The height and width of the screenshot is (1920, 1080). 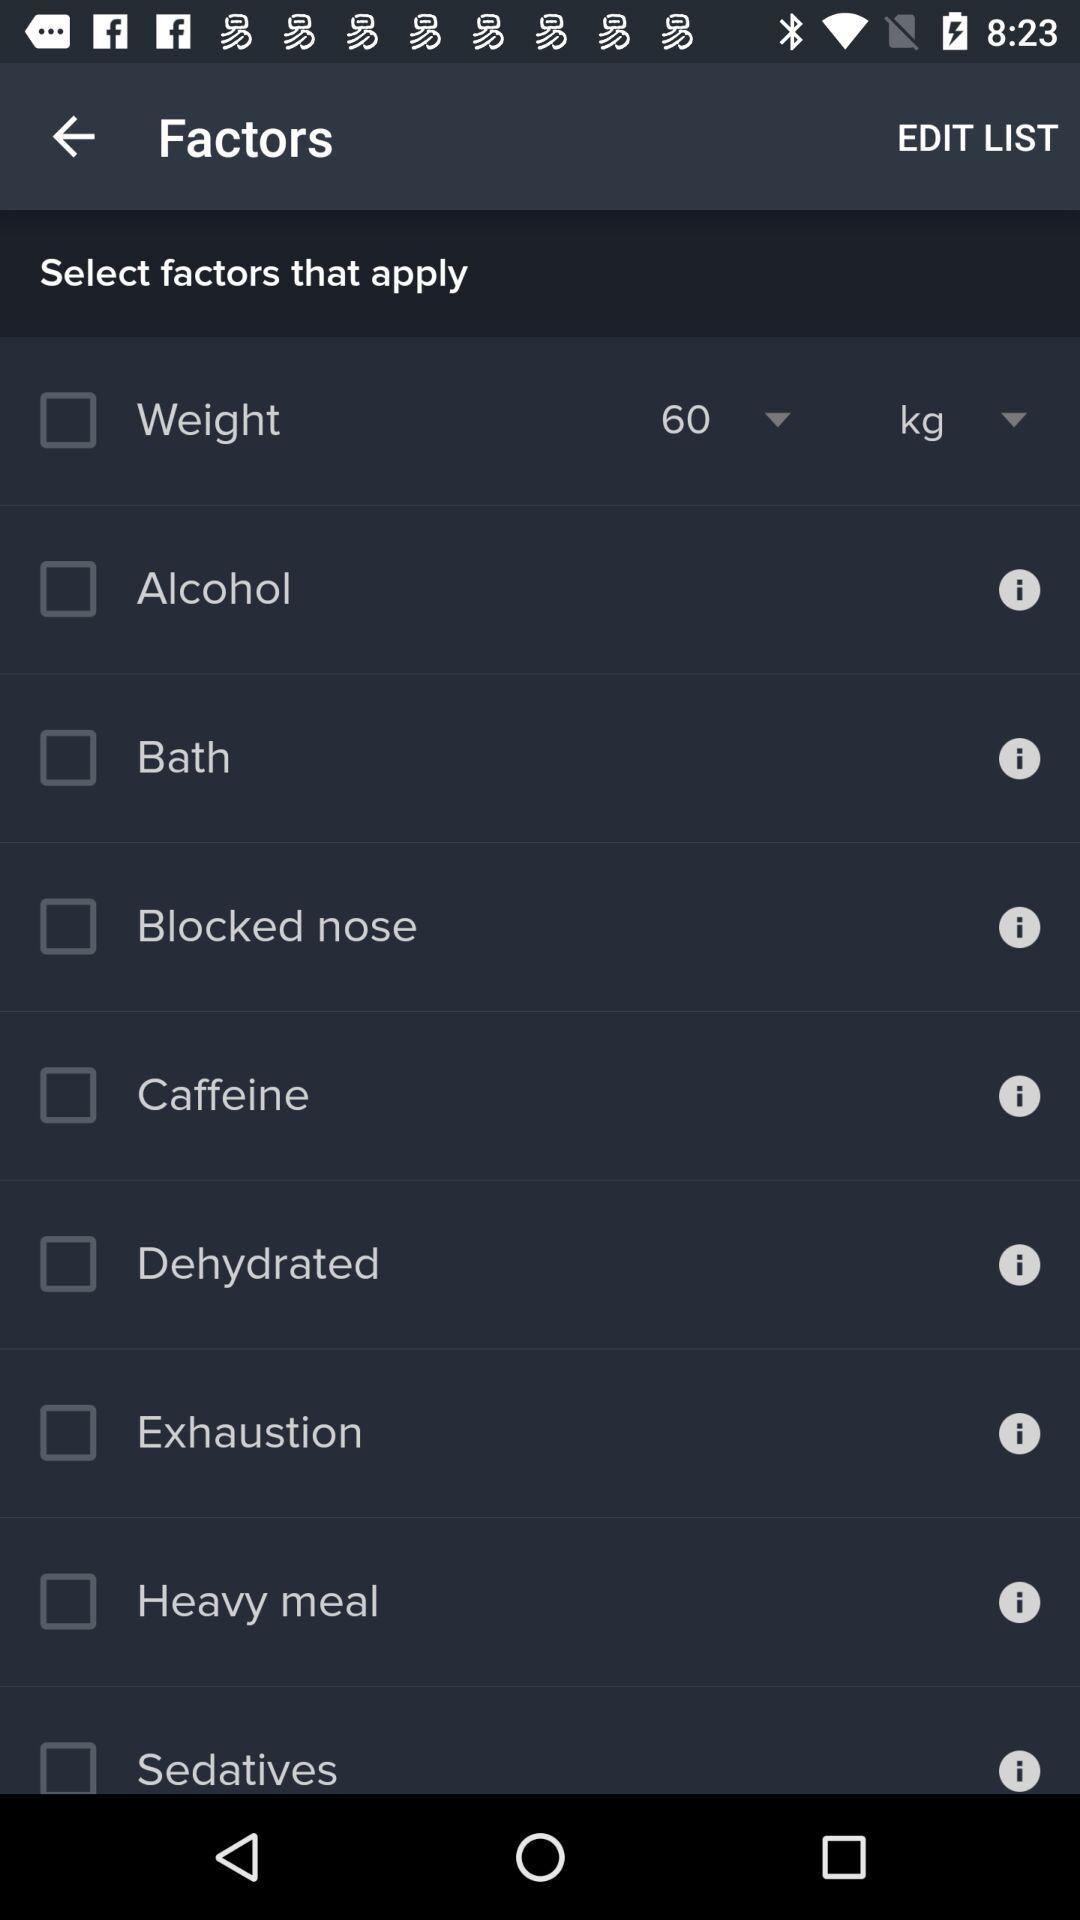 What do you see at coordinates (1019, 1094) in the screenshot?
I see `more information` at bounding box center [1019, 1094].